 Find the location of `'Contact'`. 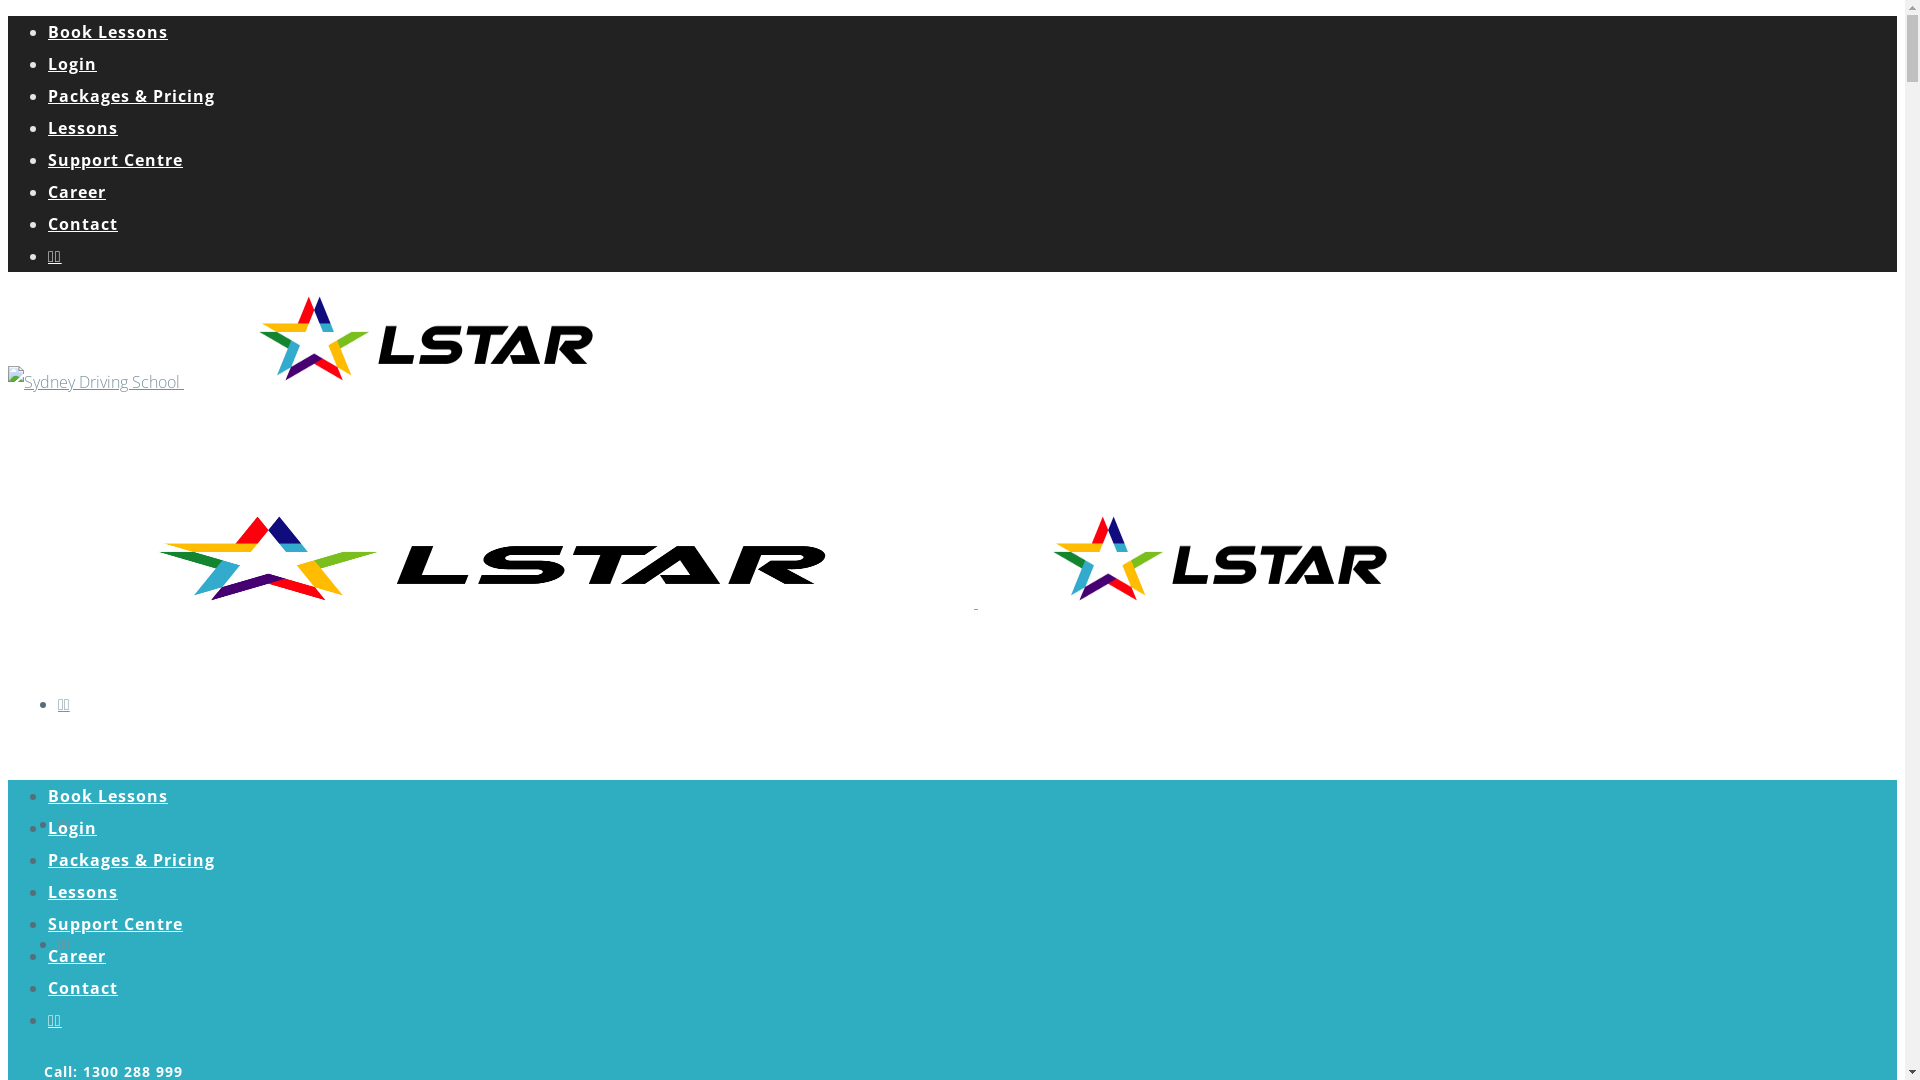

'Contact' is located at coordinates (81, 223).